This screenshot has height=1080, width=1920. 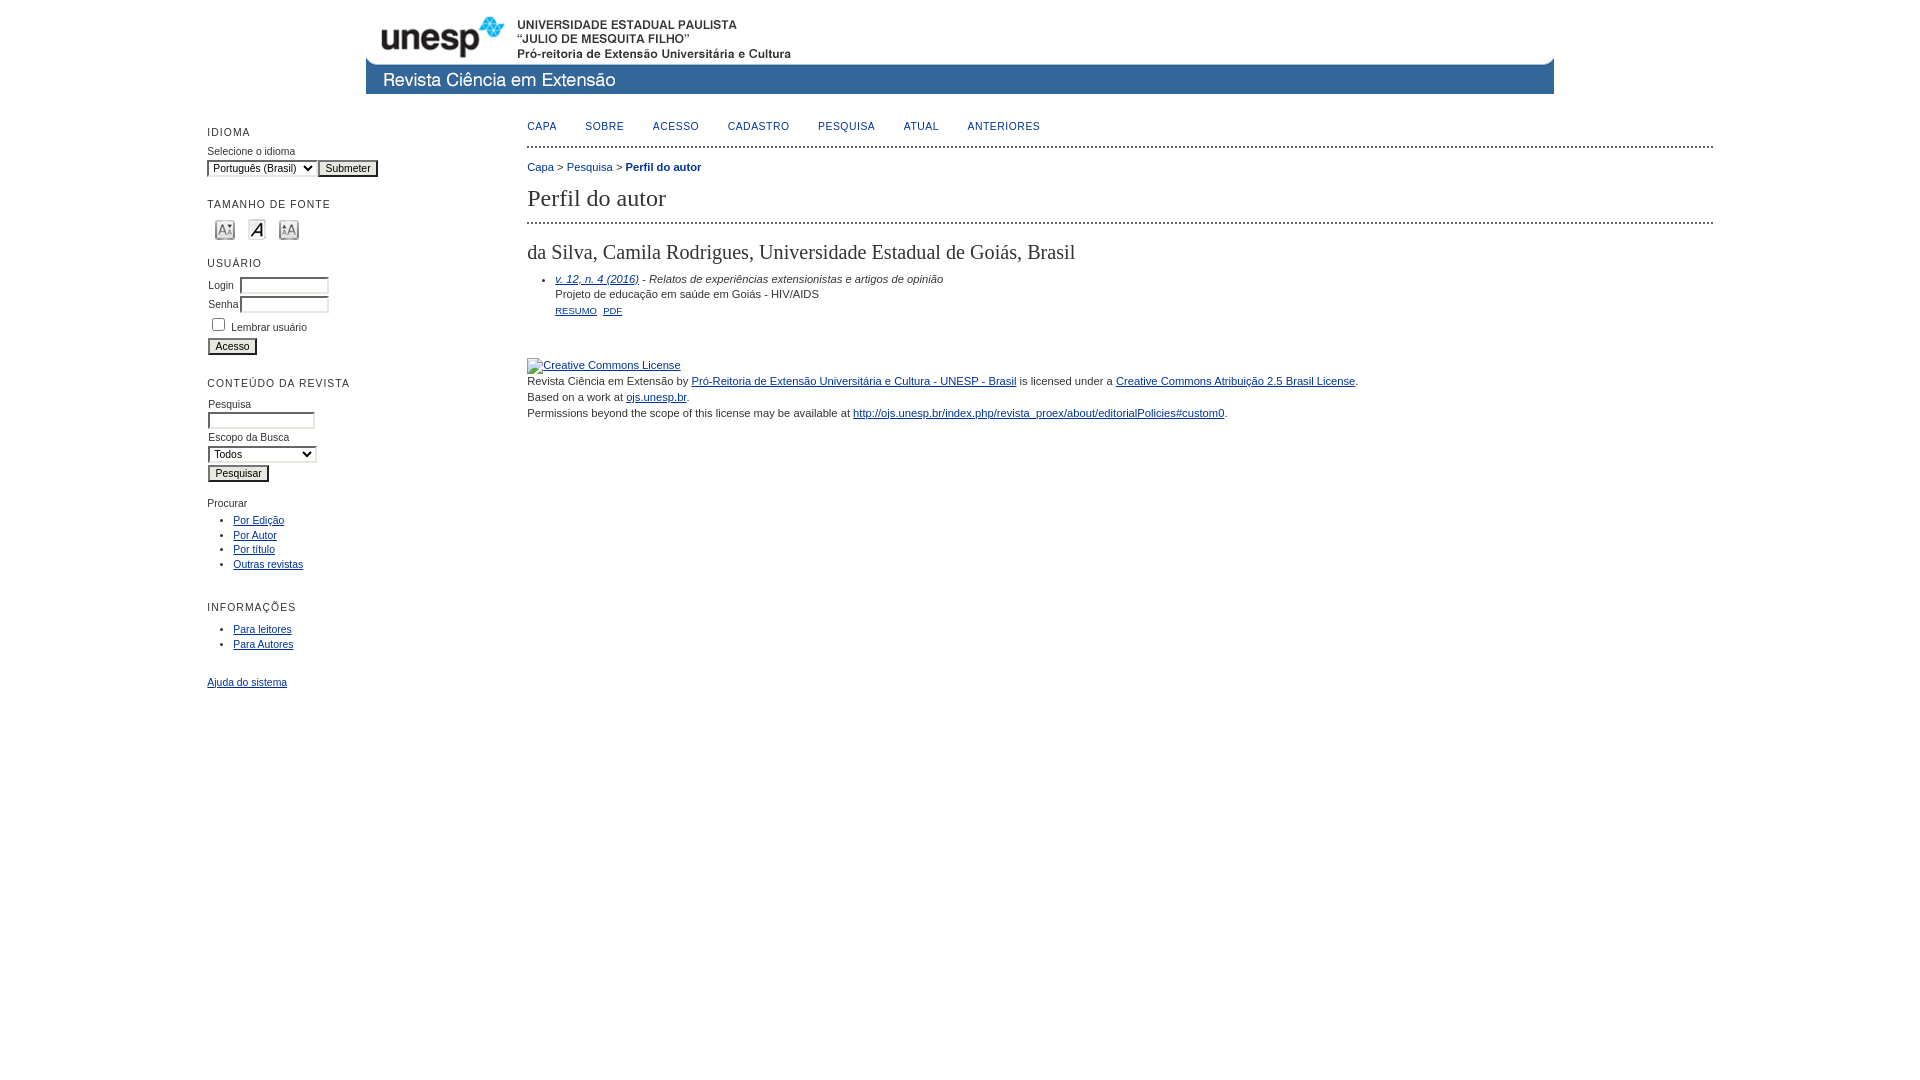 What do you see at coordinates (238, 473) in the screenshot?
I see `'Pesquisar'` at bounding box center [238, 473].